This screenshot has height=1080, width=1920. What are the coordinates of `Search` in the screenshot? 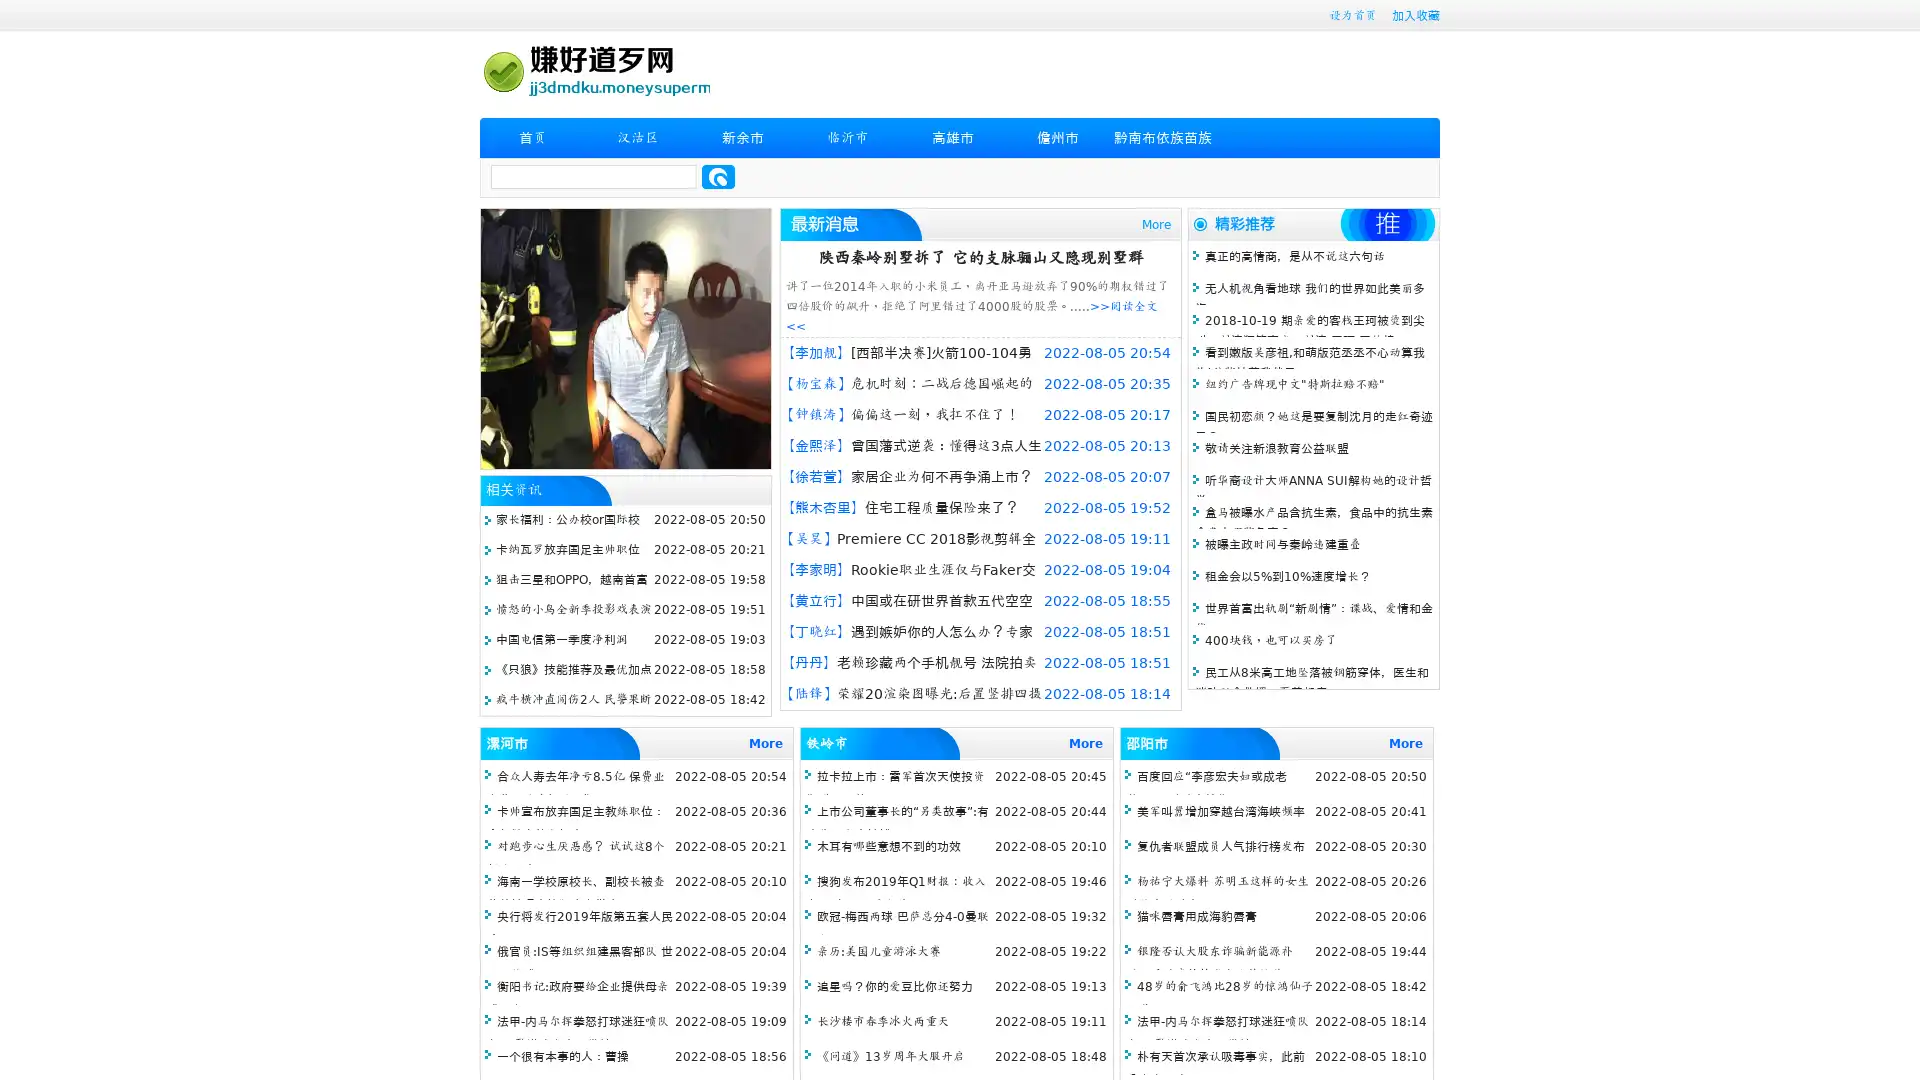 It's located at (718, 176).